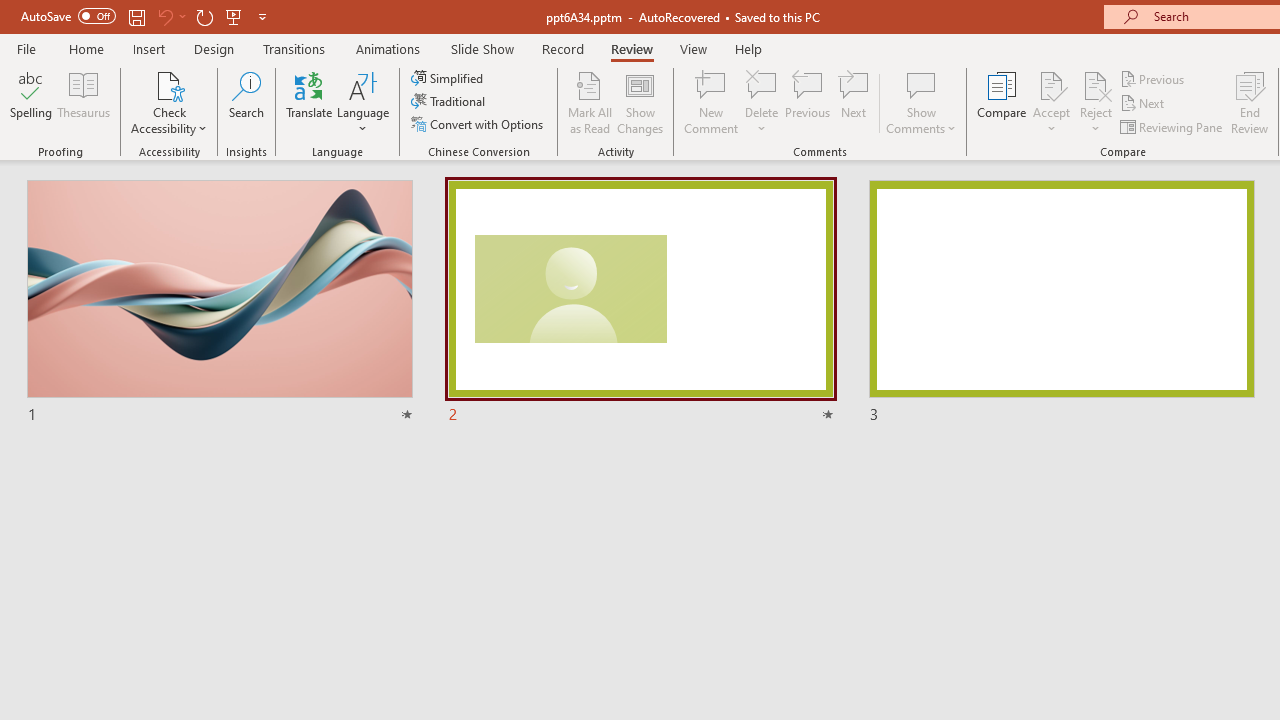  What do you see at coordinates (1050, 84) in the screenshot?
I see `'Accept Change'` at bounding box center [1050, 84].